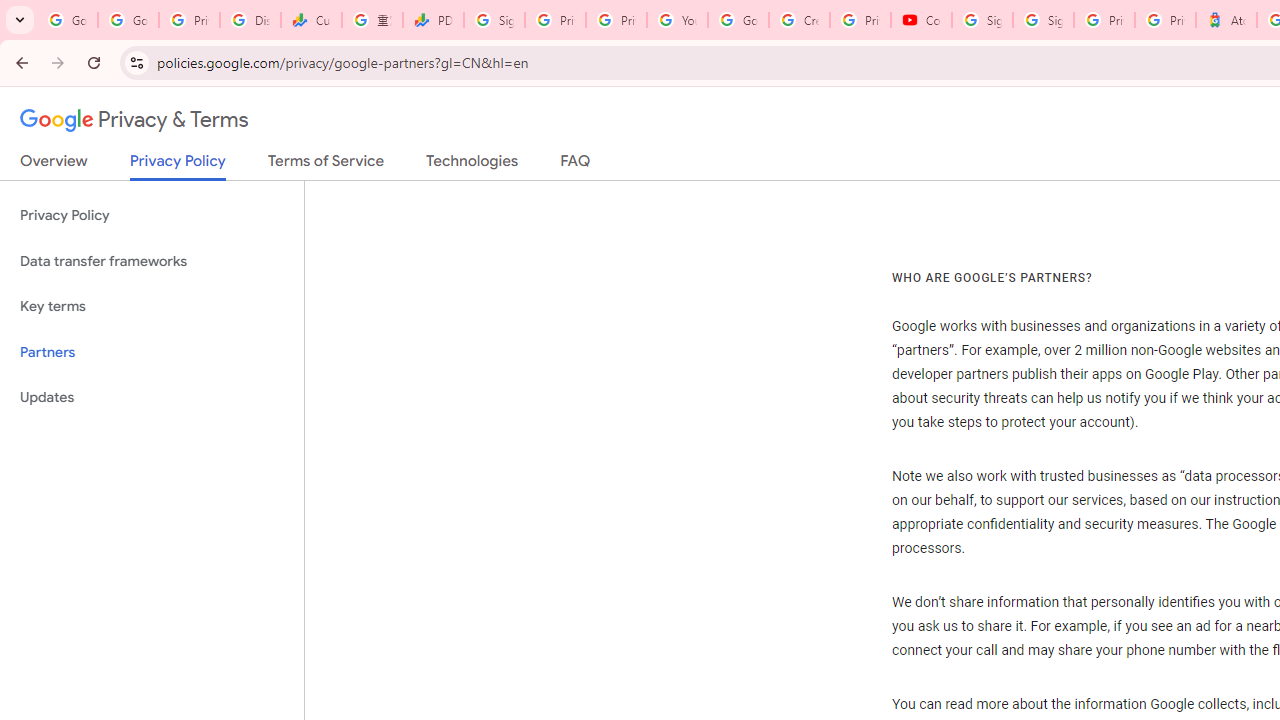  Describe the element at coordinates (677, 20) in the screenshot. I see `'YouTube'` at that location.